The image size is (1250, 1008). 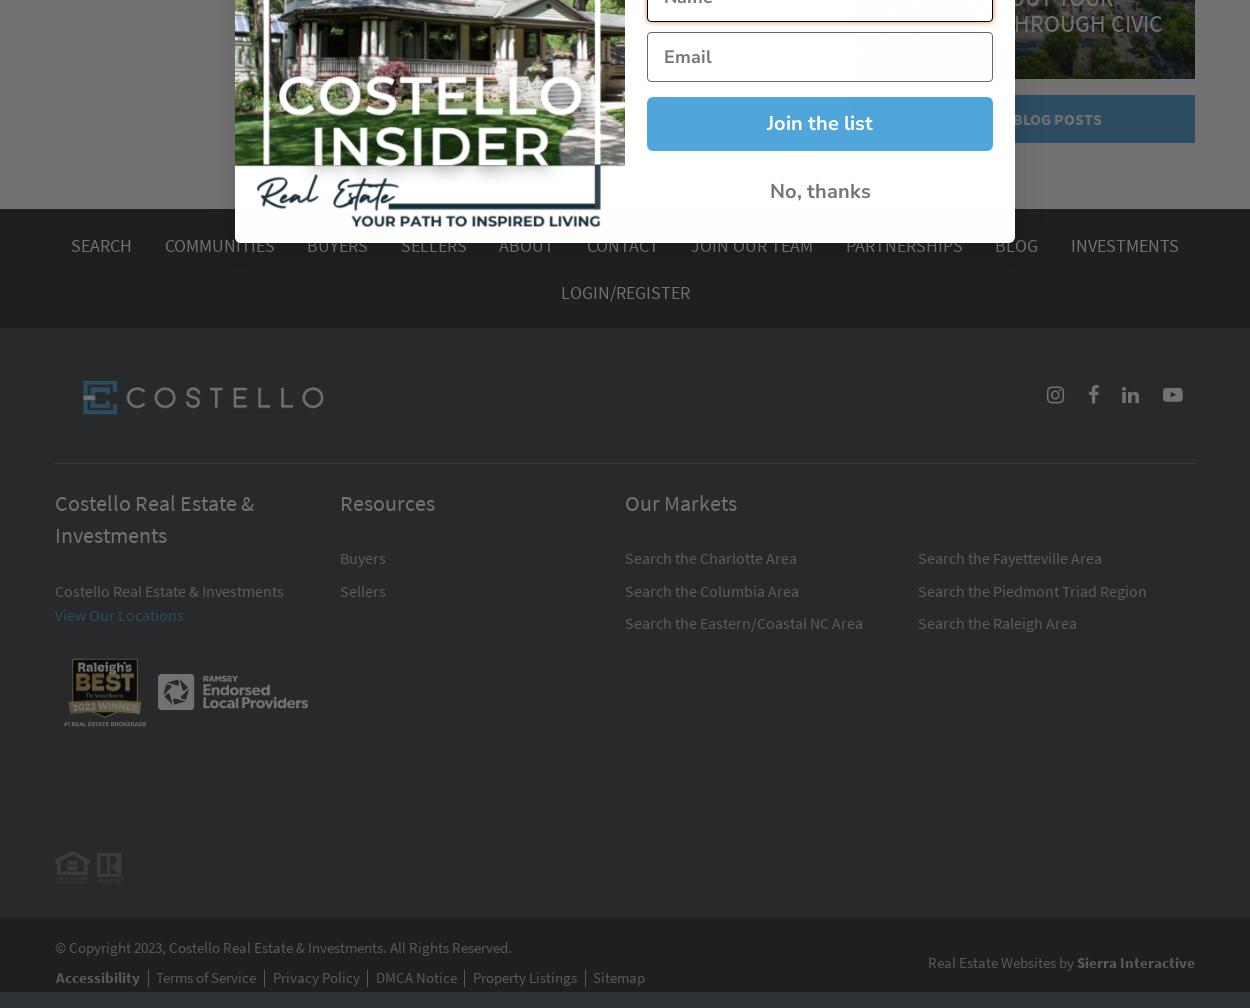 I want to click on 'Communities', so click(x=218, y=245).